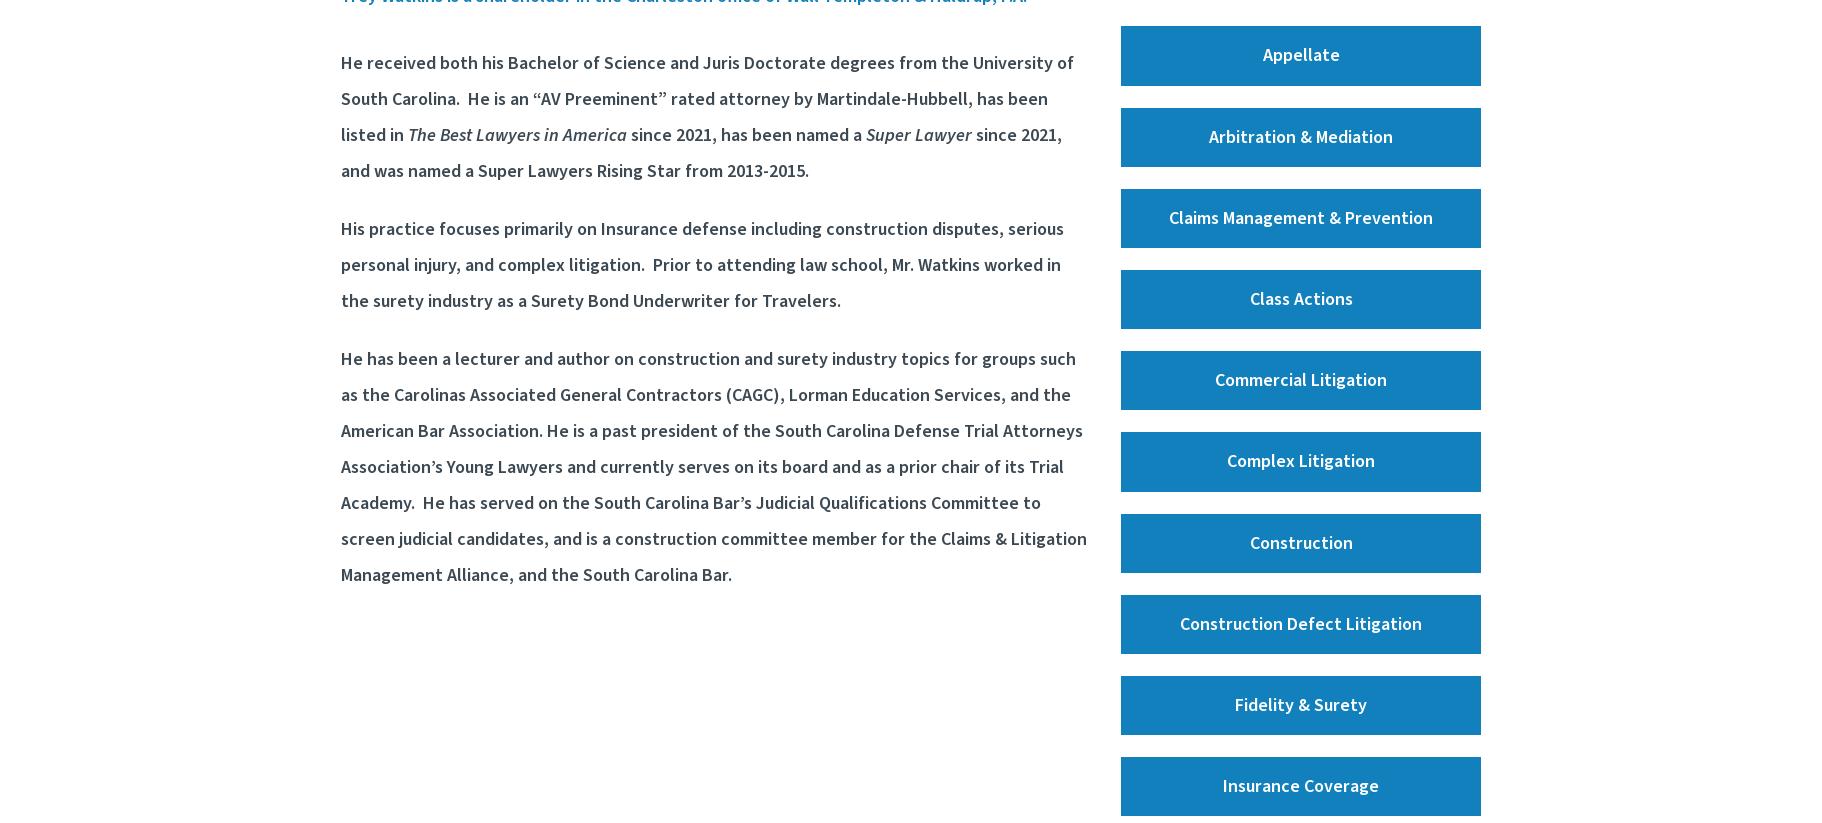 Image resolution: width=1822 pixels, height=823 pixels. Describe the element at coordinates (340, 265) in the screenshot. I see `'His practice focuses primarily on Insurance defense including construction disputes, serious personal injury, and complex litigation.  Prior to attending law school, Mr. Watkins worked in the surety industry as a Surety Bond Underwriter for Travelers.'` at that location.